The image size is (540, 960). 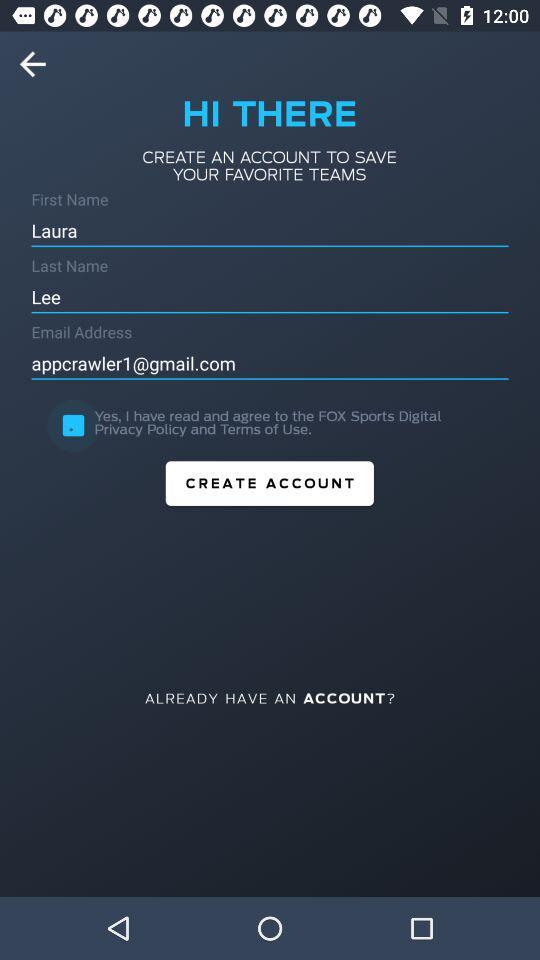 What do you see at coordinates (39, 64) in the screenshot?
I see `undo` at bounding box center [39, 64].